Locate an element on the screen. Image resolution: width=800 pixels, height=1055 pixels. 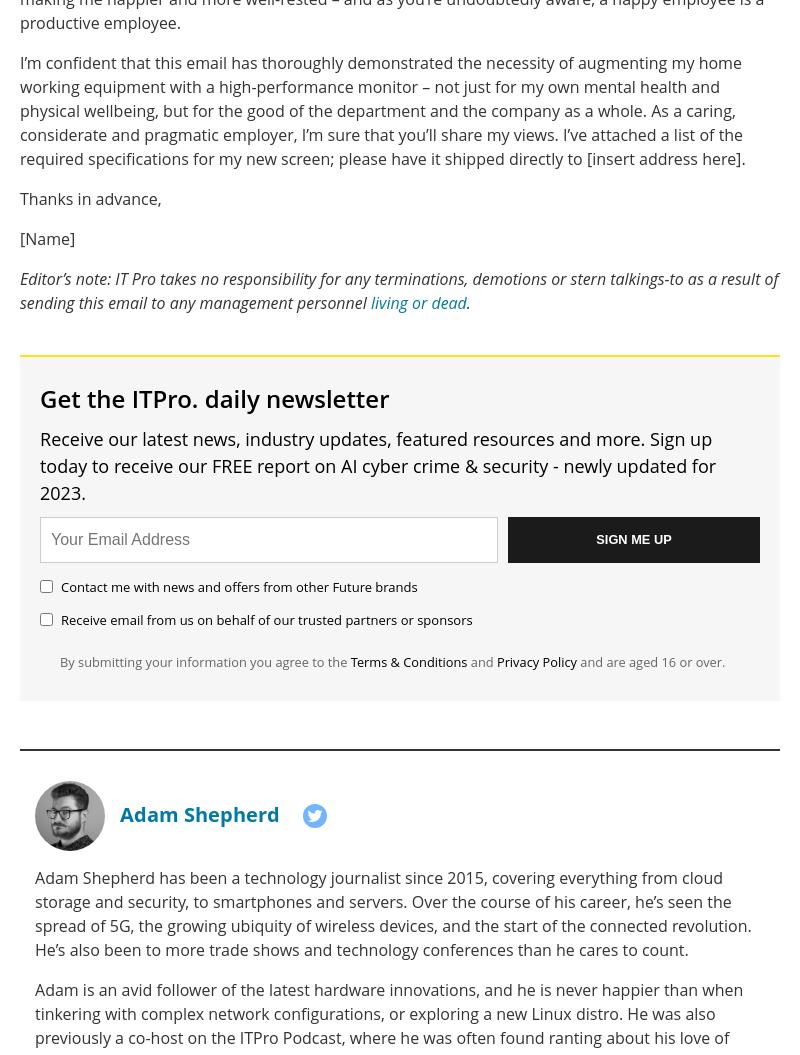
'By submitting your information you agree to the' is located at coordinates (204, 661).